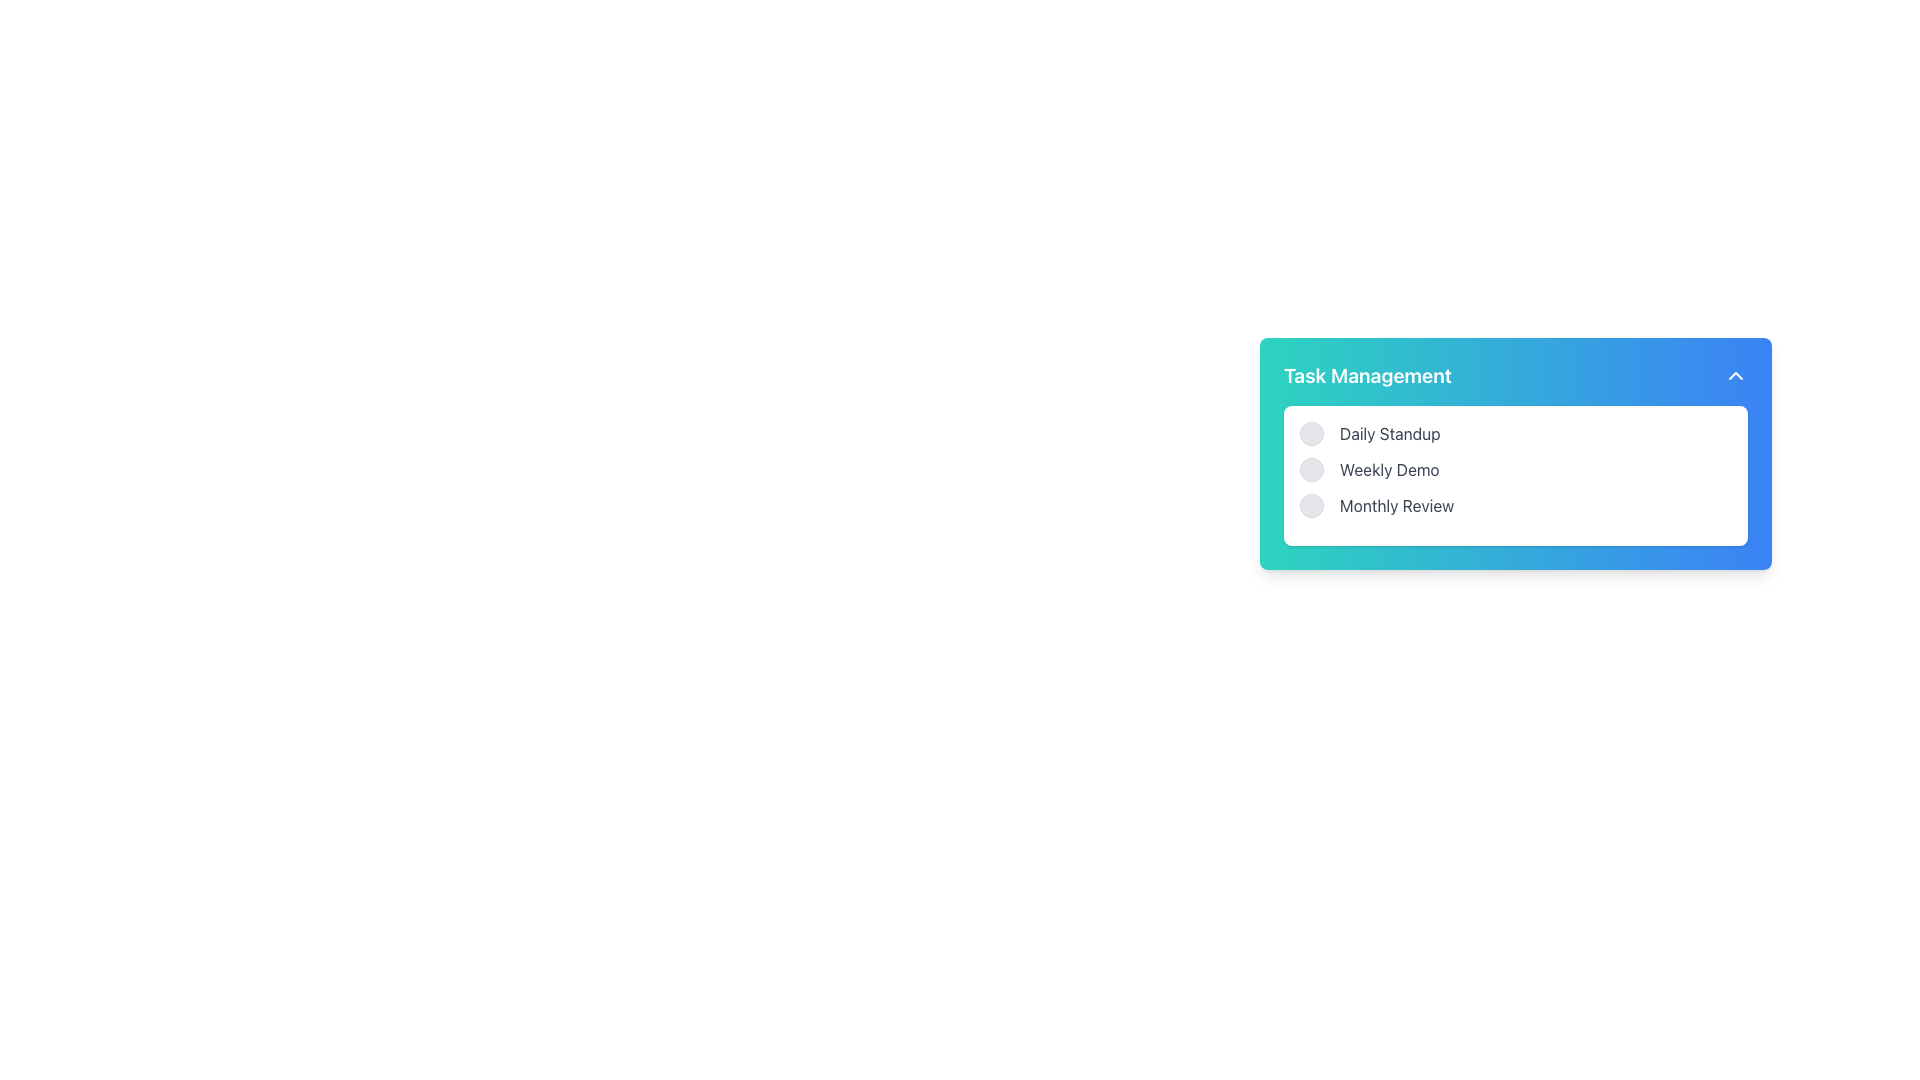 Image resolution: width=1920 pixels, height=1080 pixels. I want to click on the 'Monthly Review' text label, which is dark gray and positioned next to a circular radio button in the Task Management card, representing the third selectable option in the list, so click(1396, 504).